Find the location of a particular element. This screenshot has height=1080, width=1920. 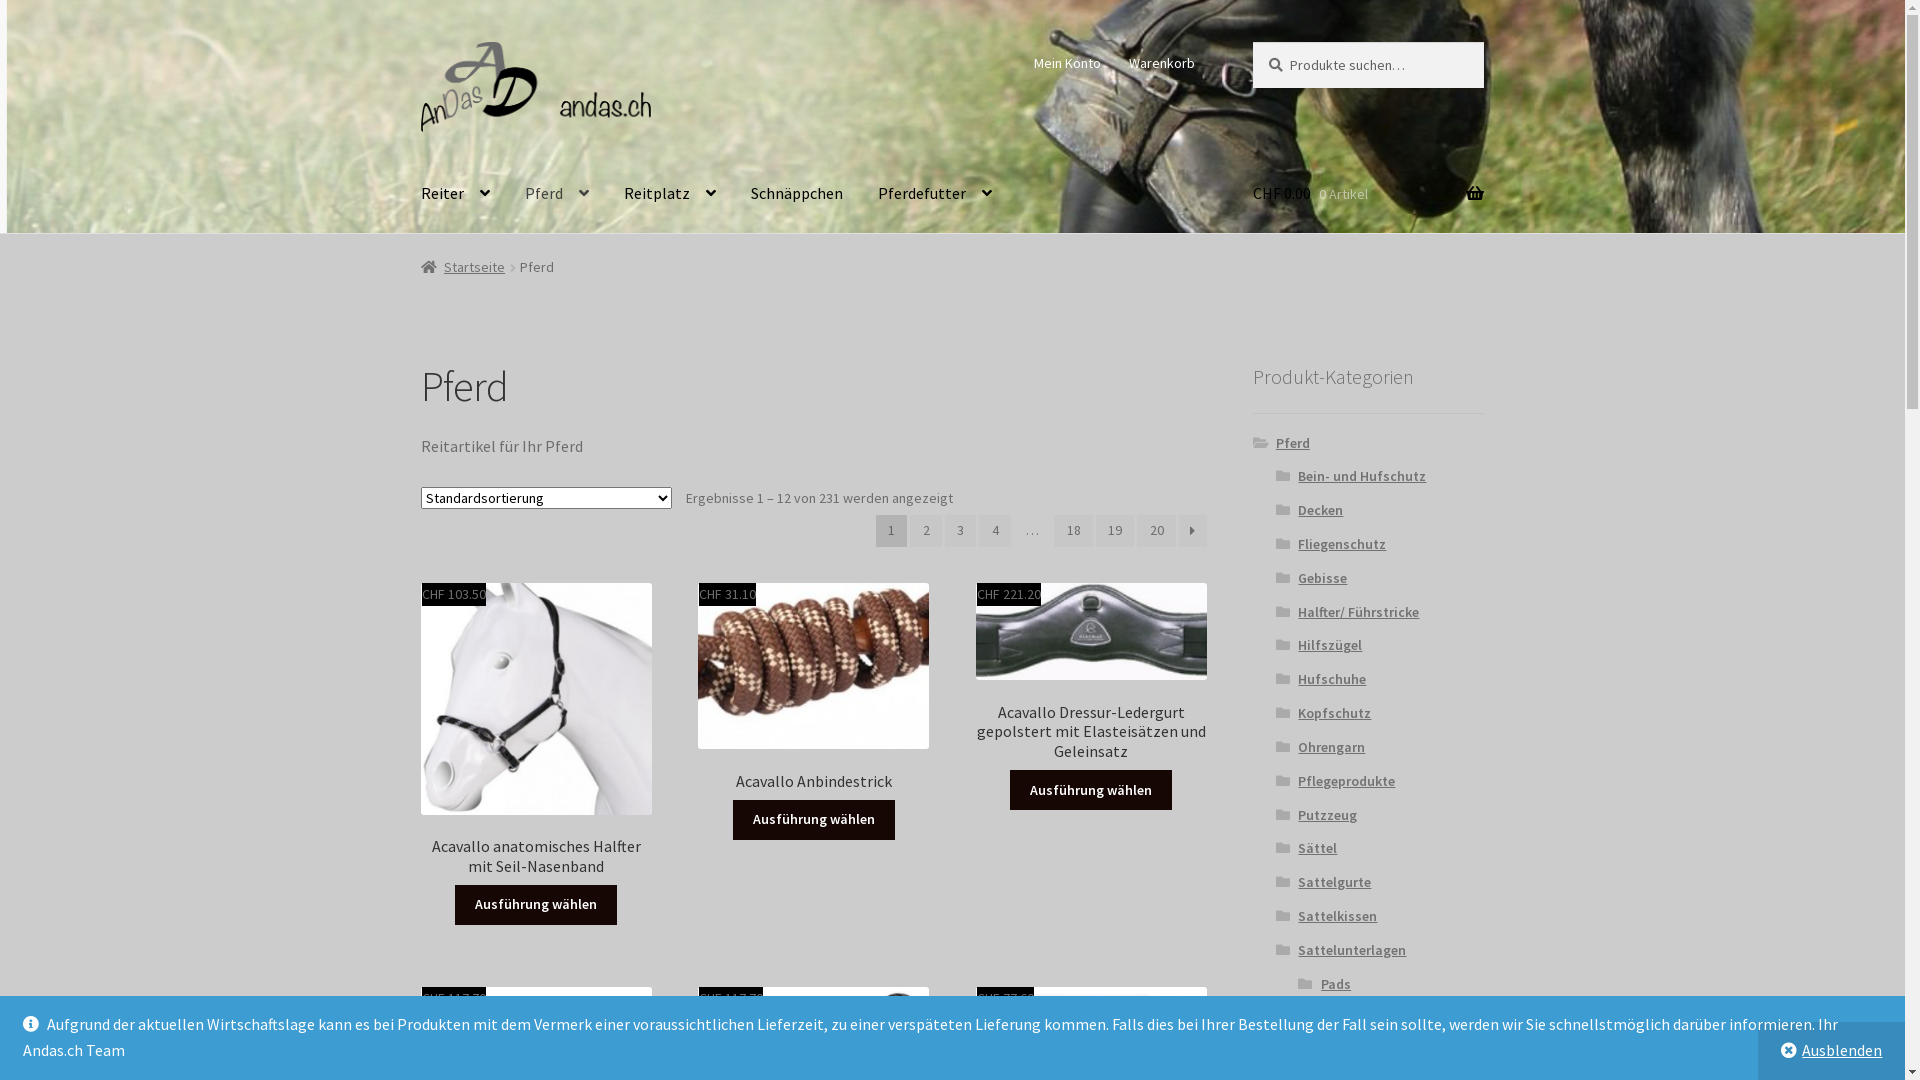

'Kopfschutz' is located at coordinates (1297, 712).